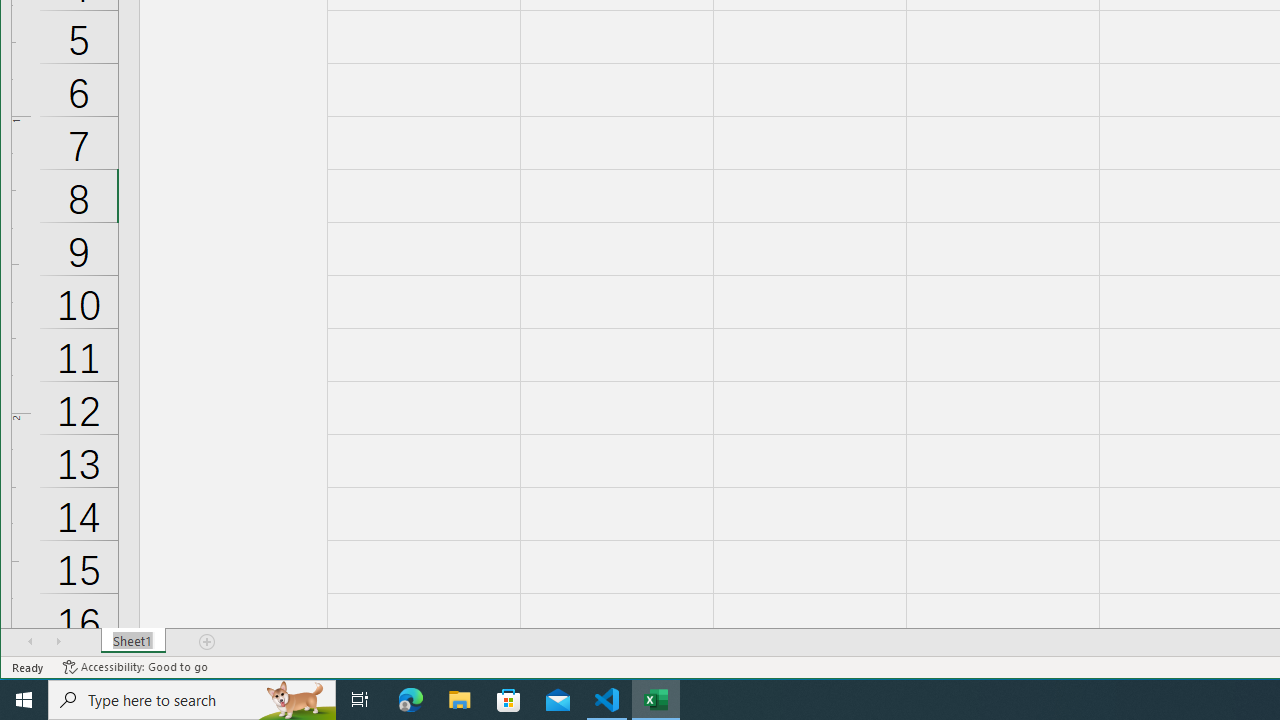 The width and height of the screenshot is (1280, 720). I want to click on 'File Explorer', so click(459, 698).